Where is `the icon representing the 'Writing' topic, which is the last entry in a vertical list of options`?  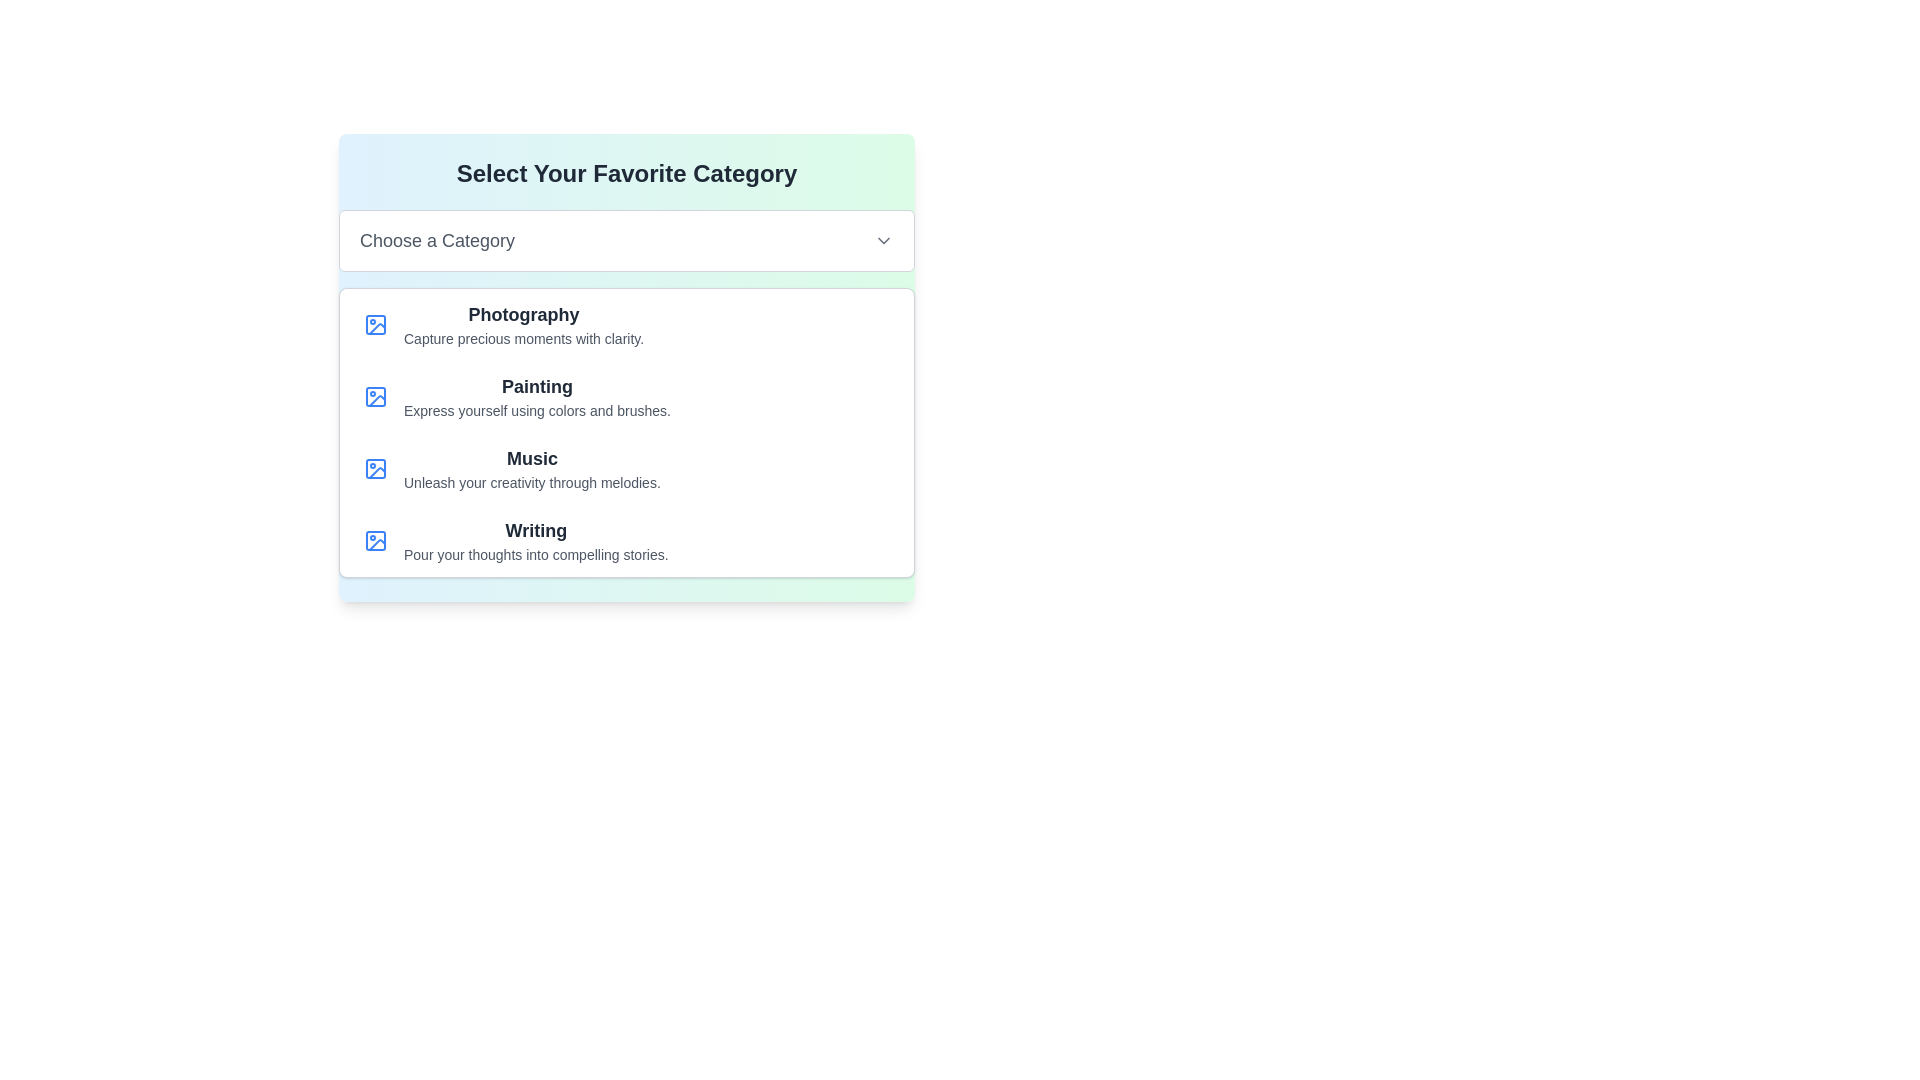 the icon representing the 'Writing' topic, which is the last entry in a vertical list of options is located at coordinates (375, 540).